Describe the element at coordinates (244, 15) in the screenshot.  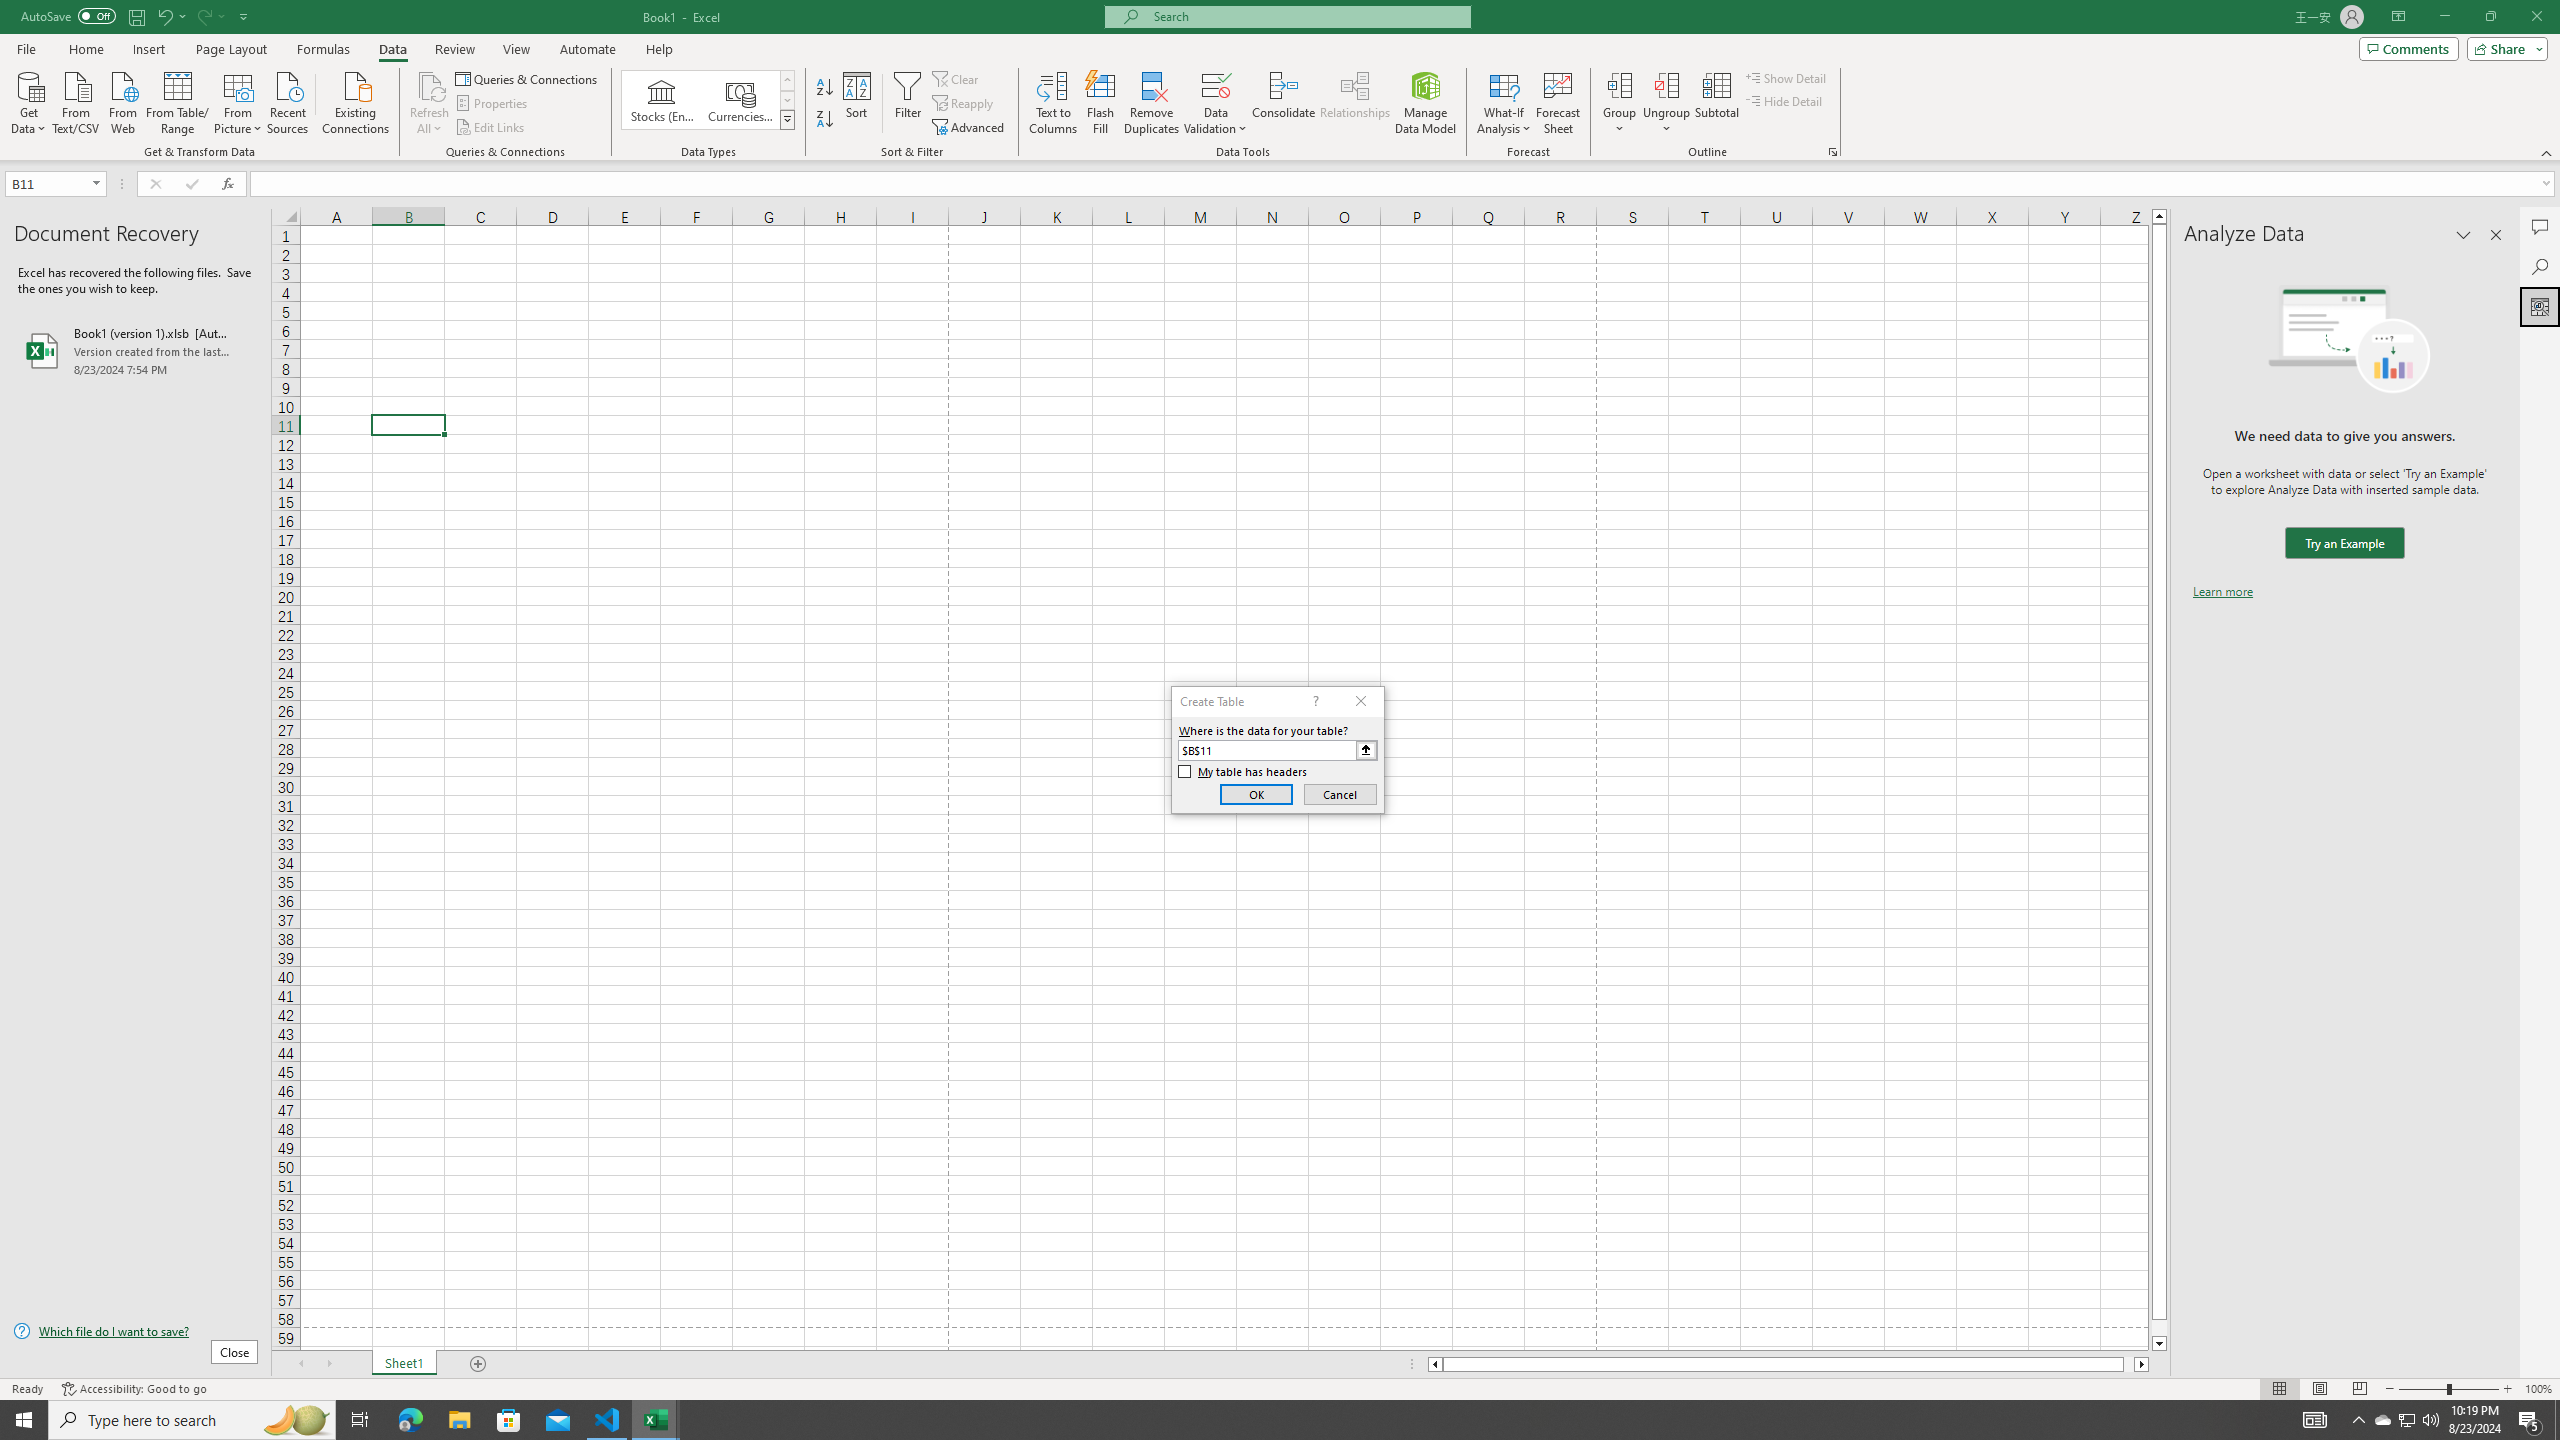
I see `'Customize Quick Access Toolbar'` at that location.